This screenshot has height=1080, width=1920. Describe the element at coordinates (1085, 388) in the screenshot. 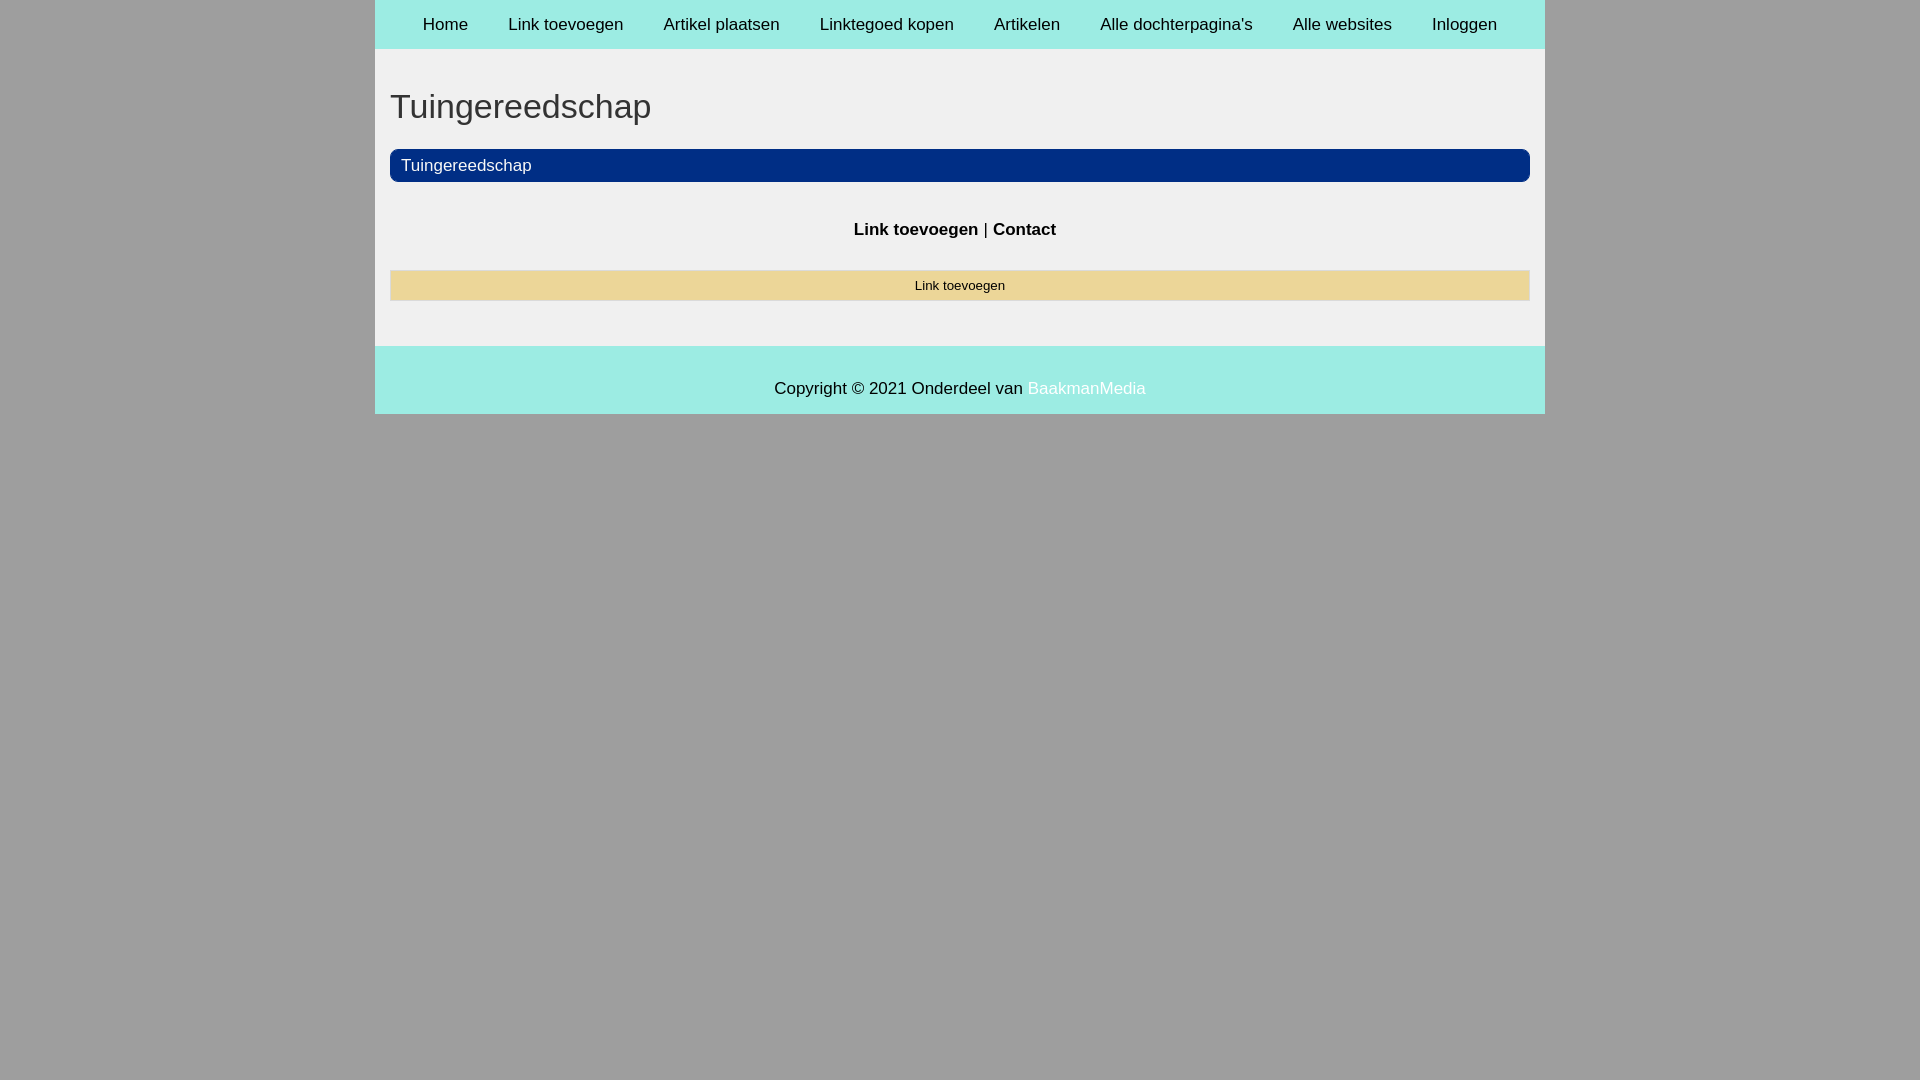

I see `'BaakmanMedia'` at that location.